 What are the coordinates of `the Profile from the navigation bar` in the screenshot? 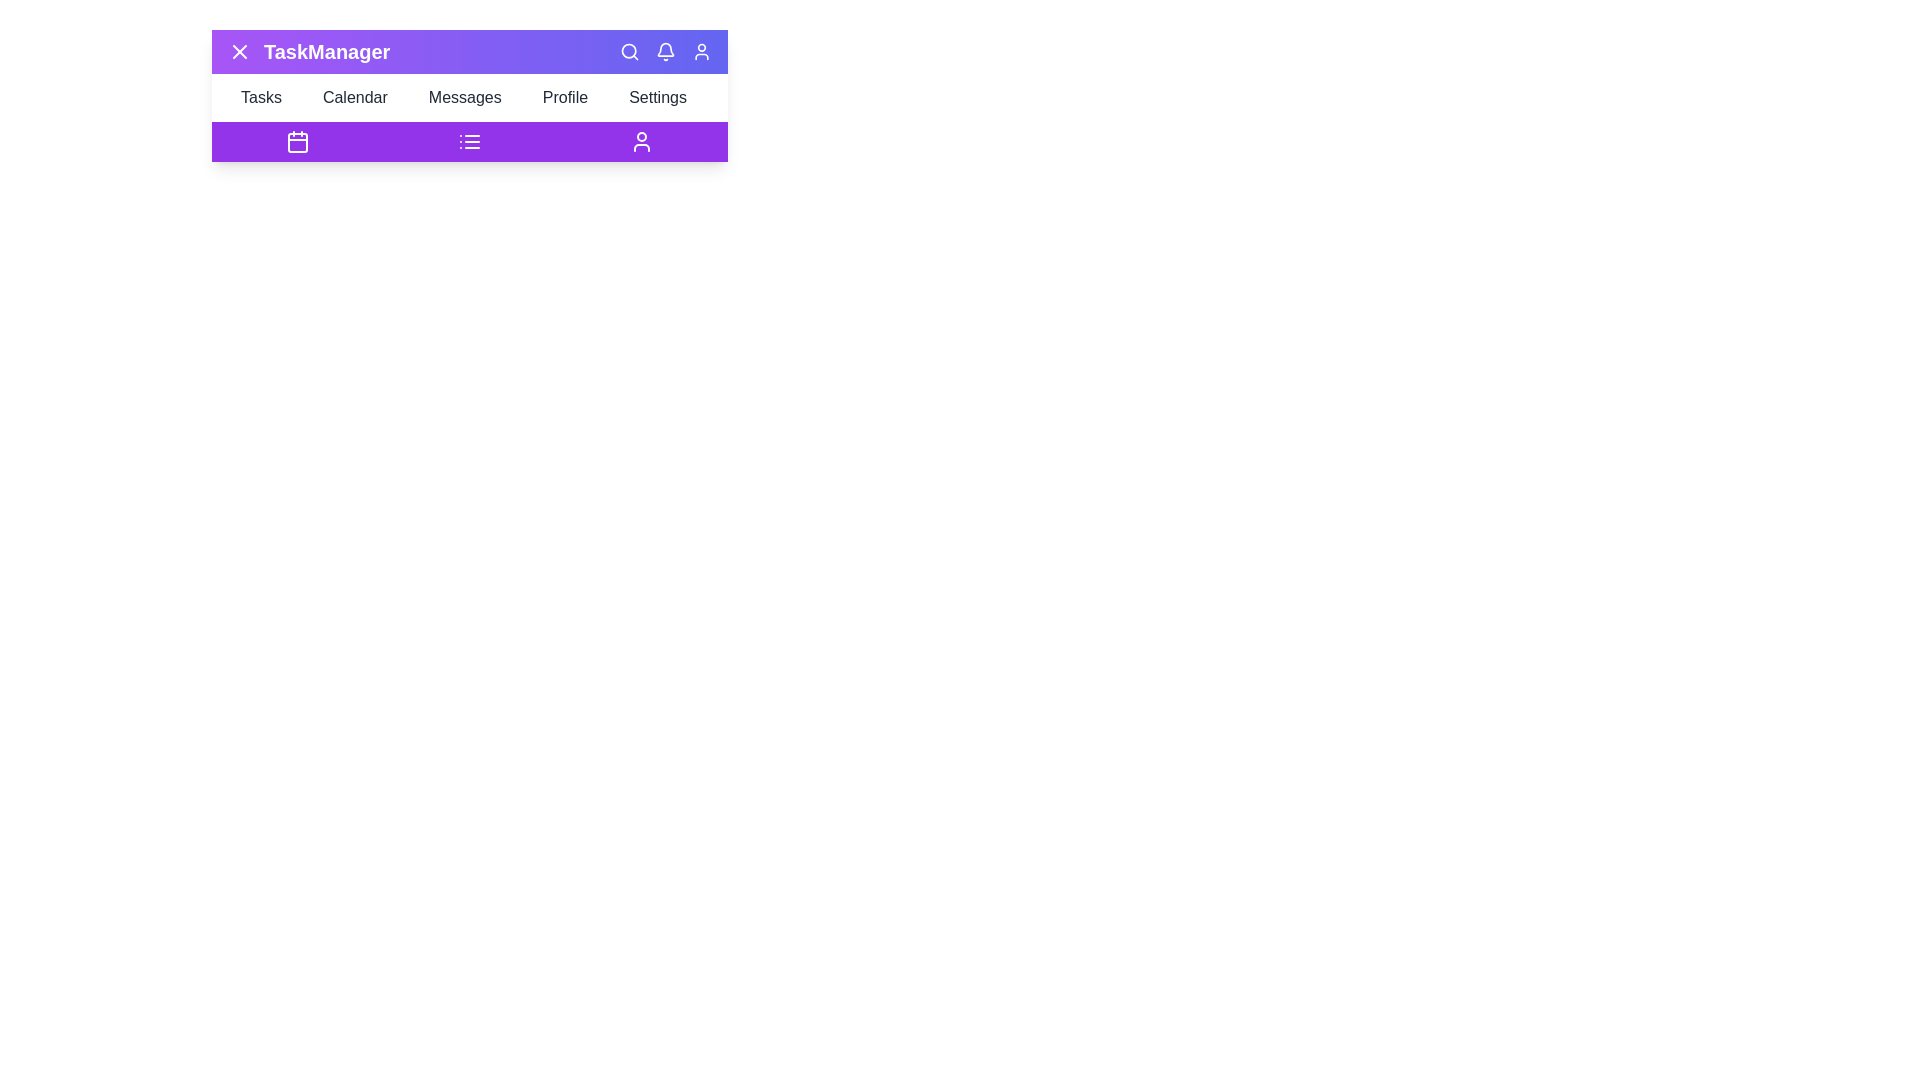 It's located at (570, 97).